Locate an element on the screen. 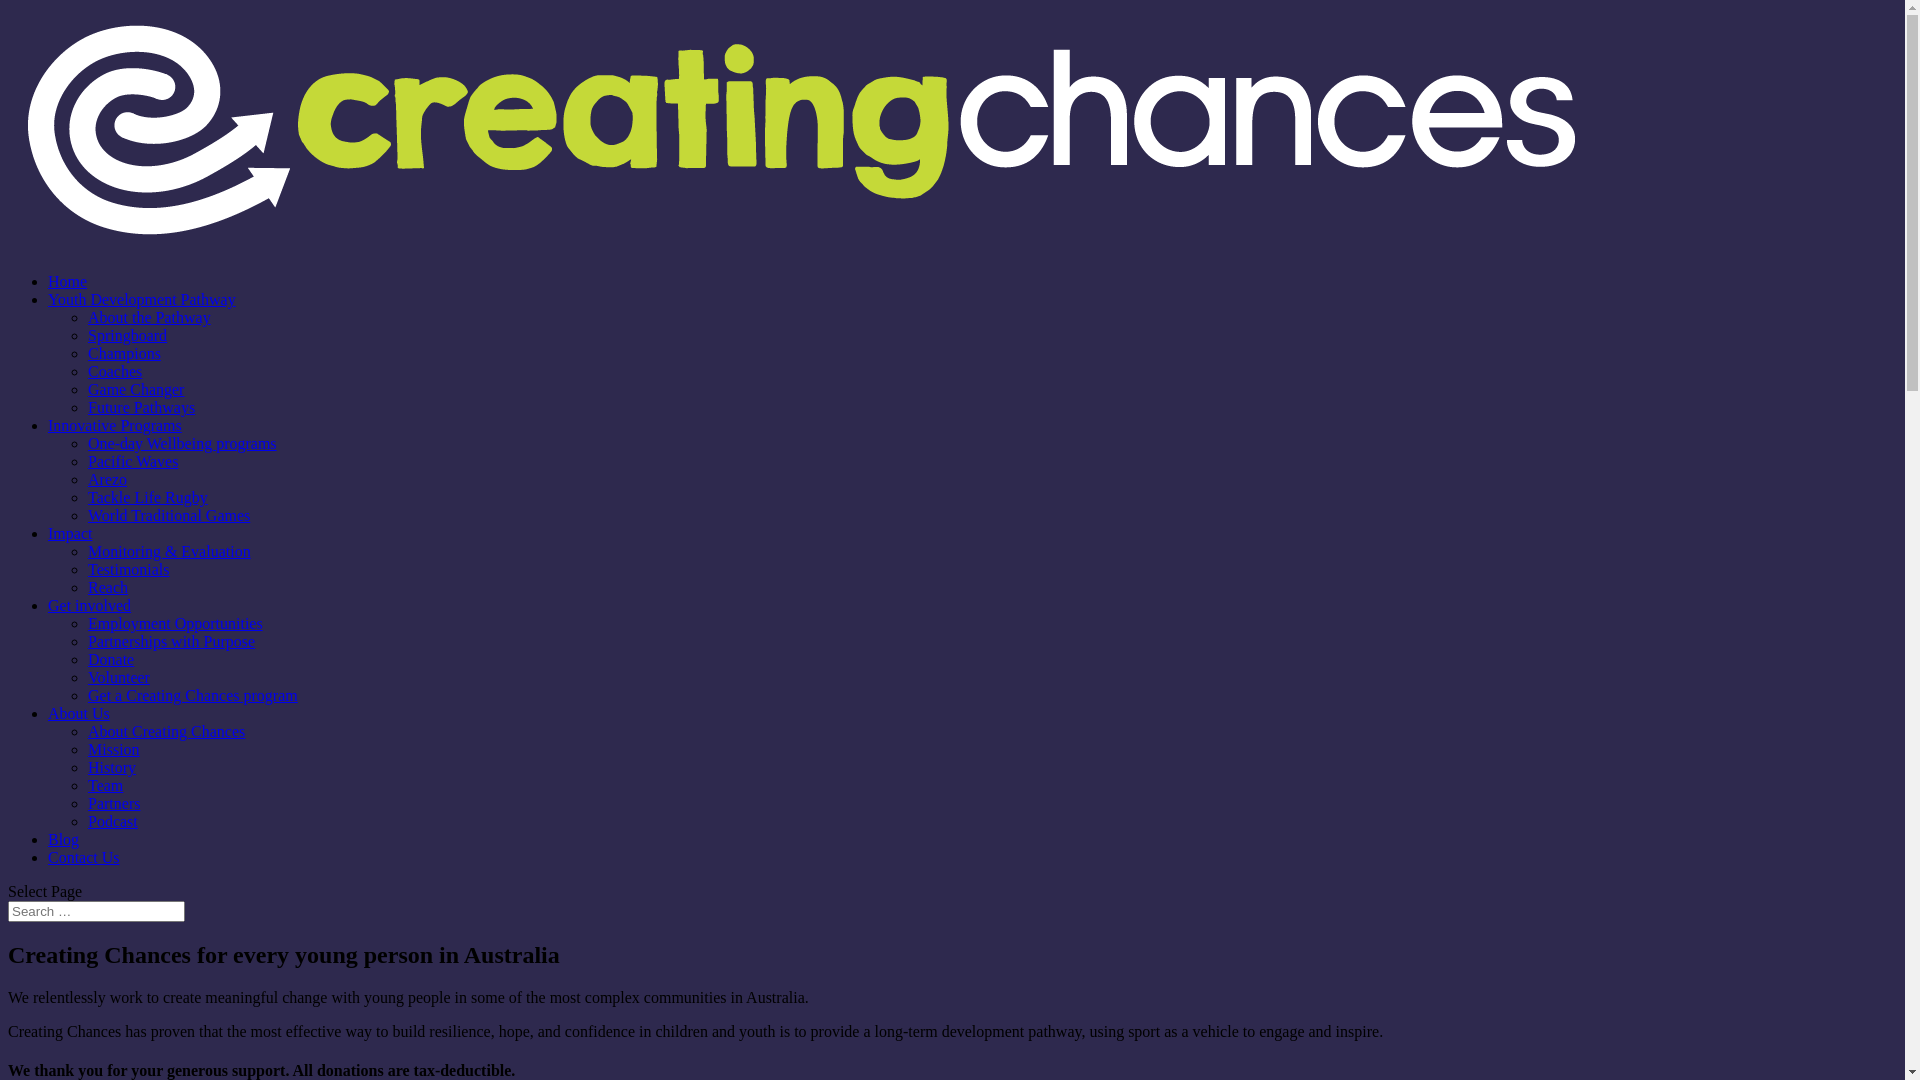  'Coaches' is located at coordinates (114, 371).